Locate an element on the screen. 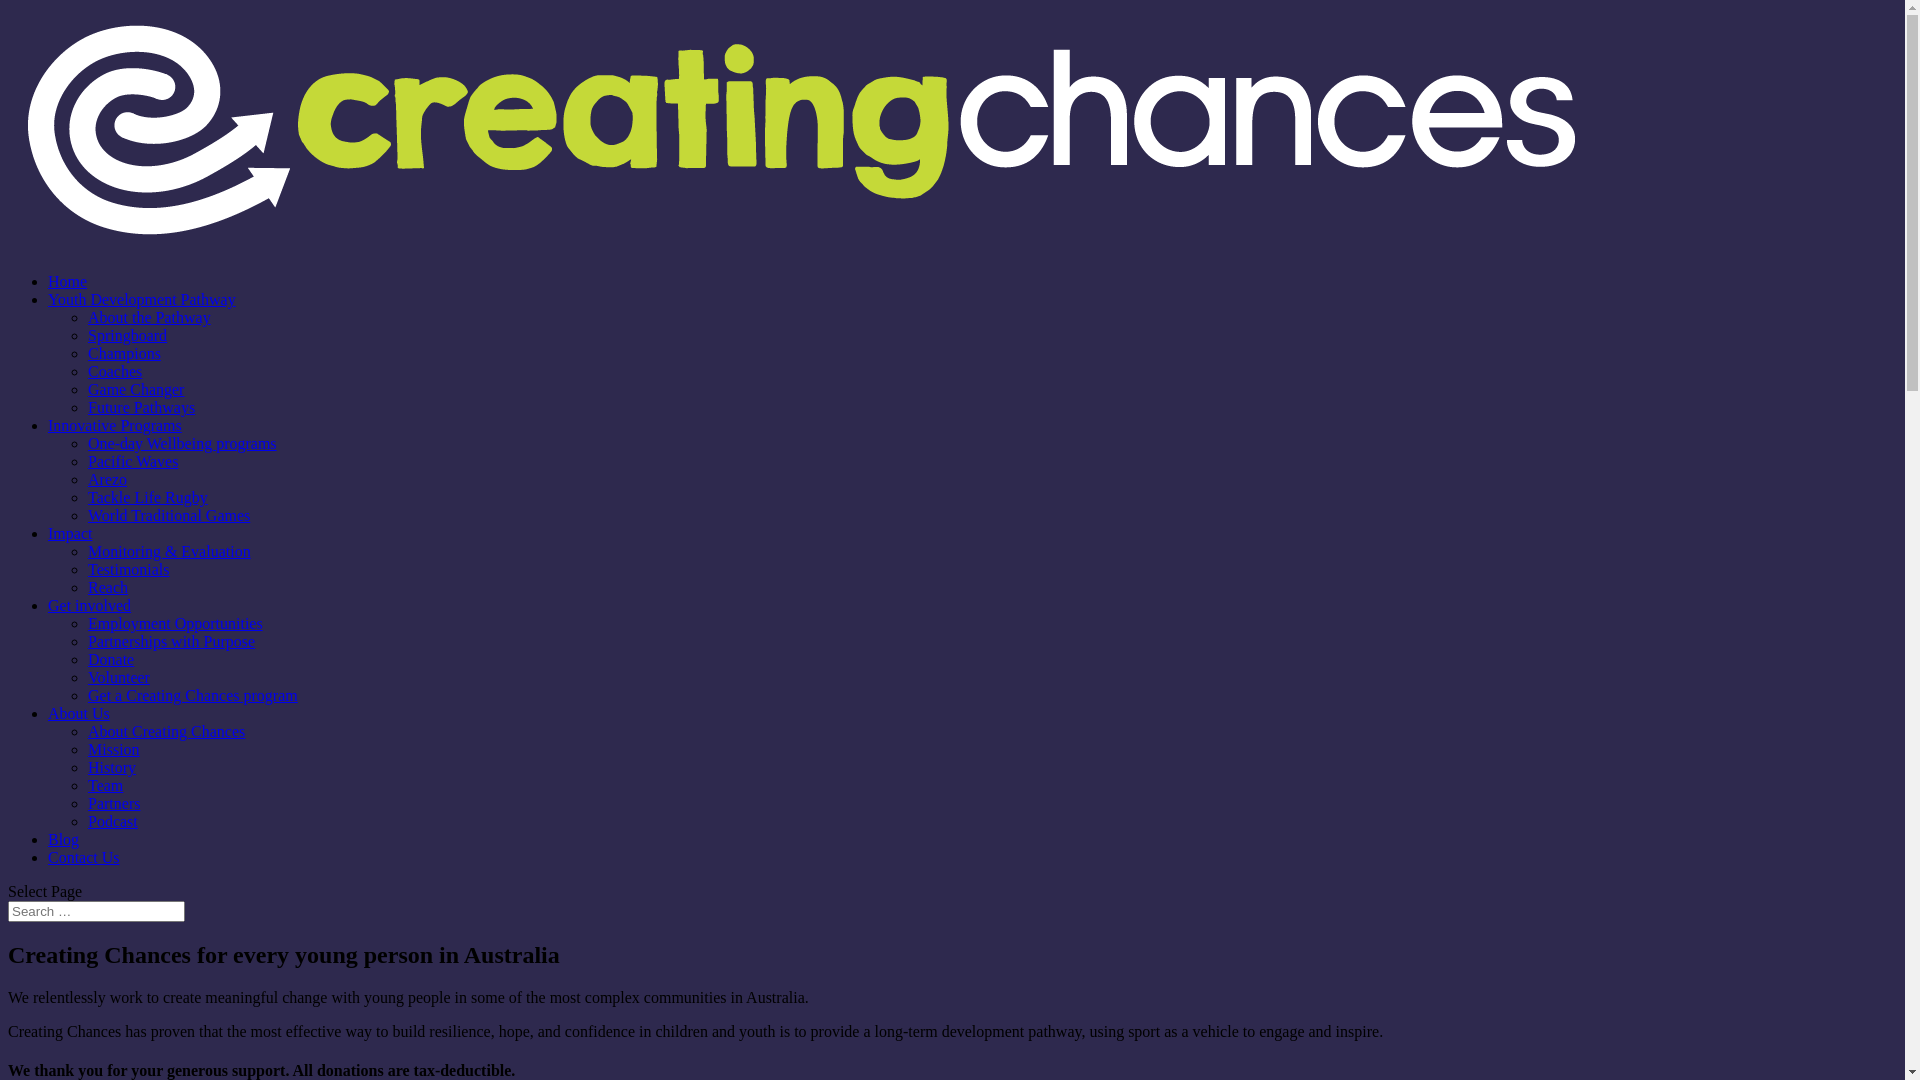  'Coaches' is located at coordinates (114, 371).